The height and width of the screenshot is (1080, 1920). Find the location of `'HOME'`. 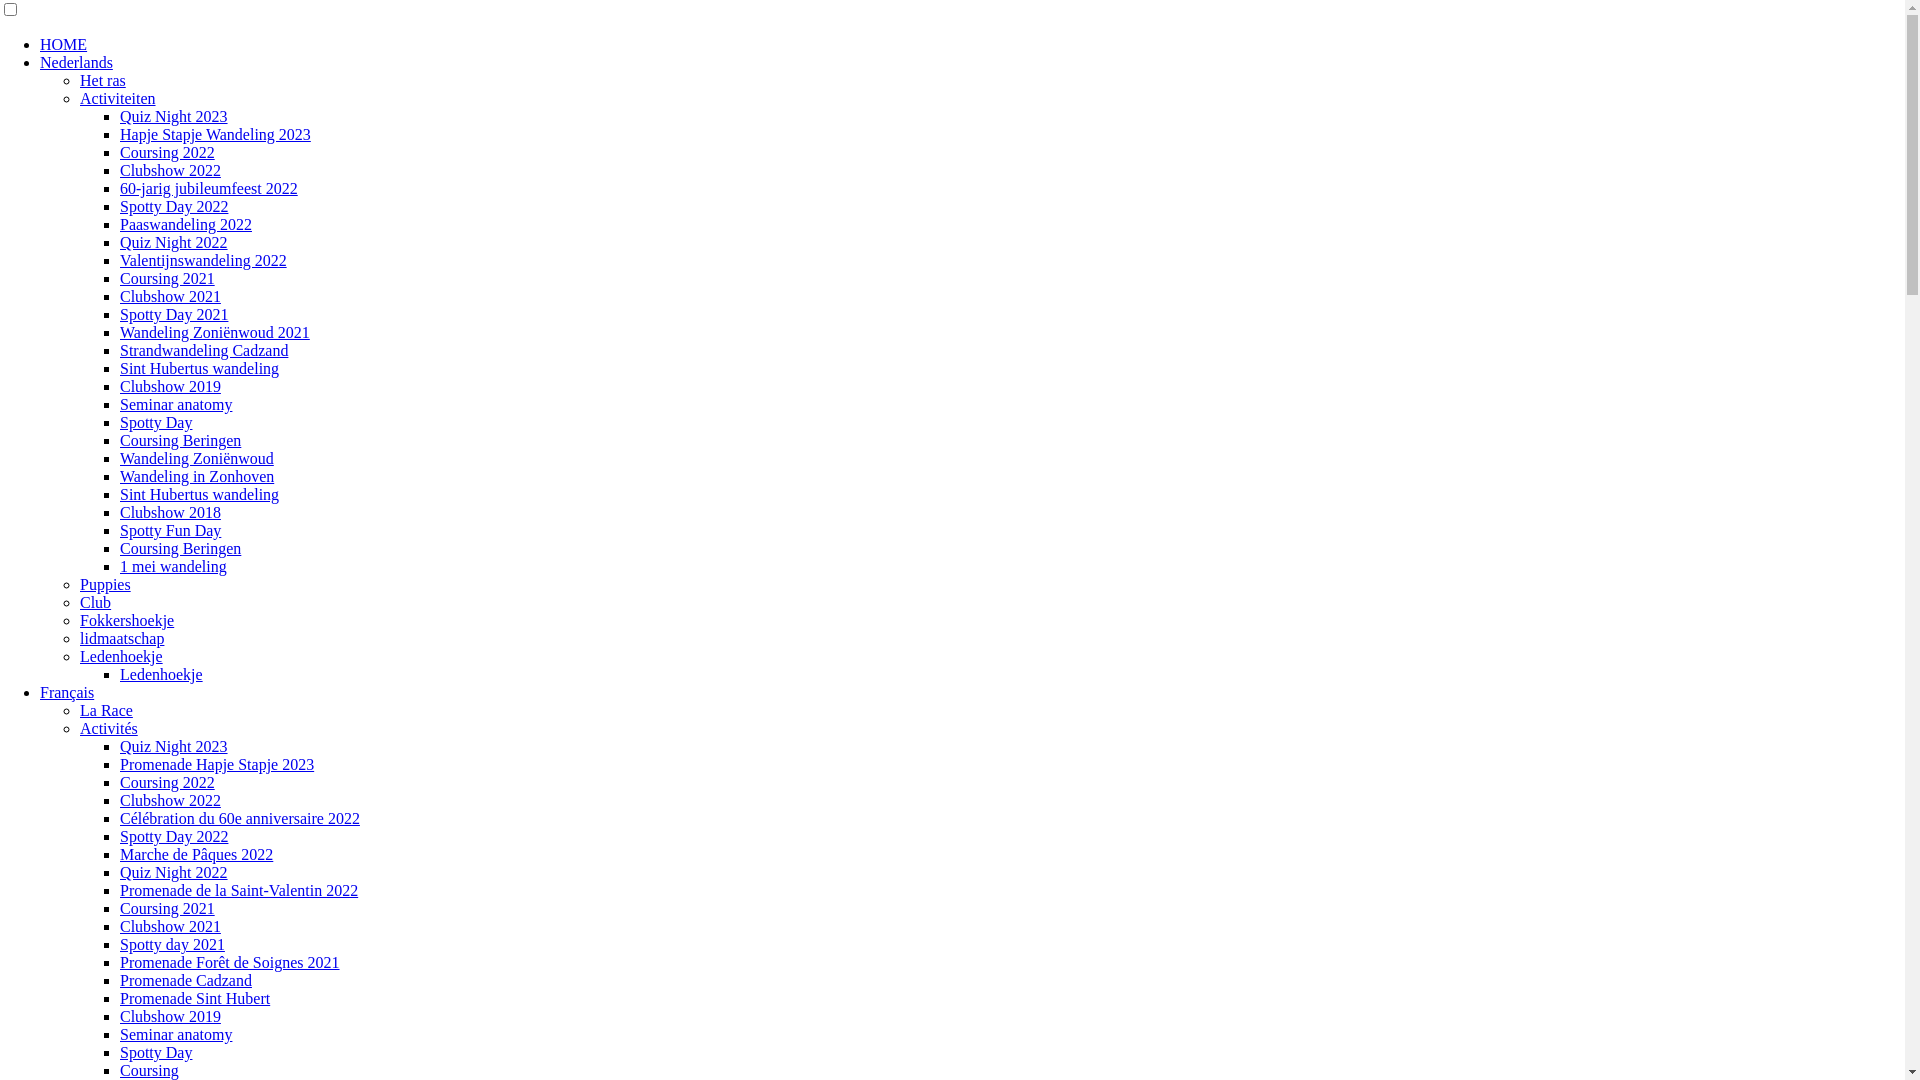

'HOME' is located at coordinates (63, 44).